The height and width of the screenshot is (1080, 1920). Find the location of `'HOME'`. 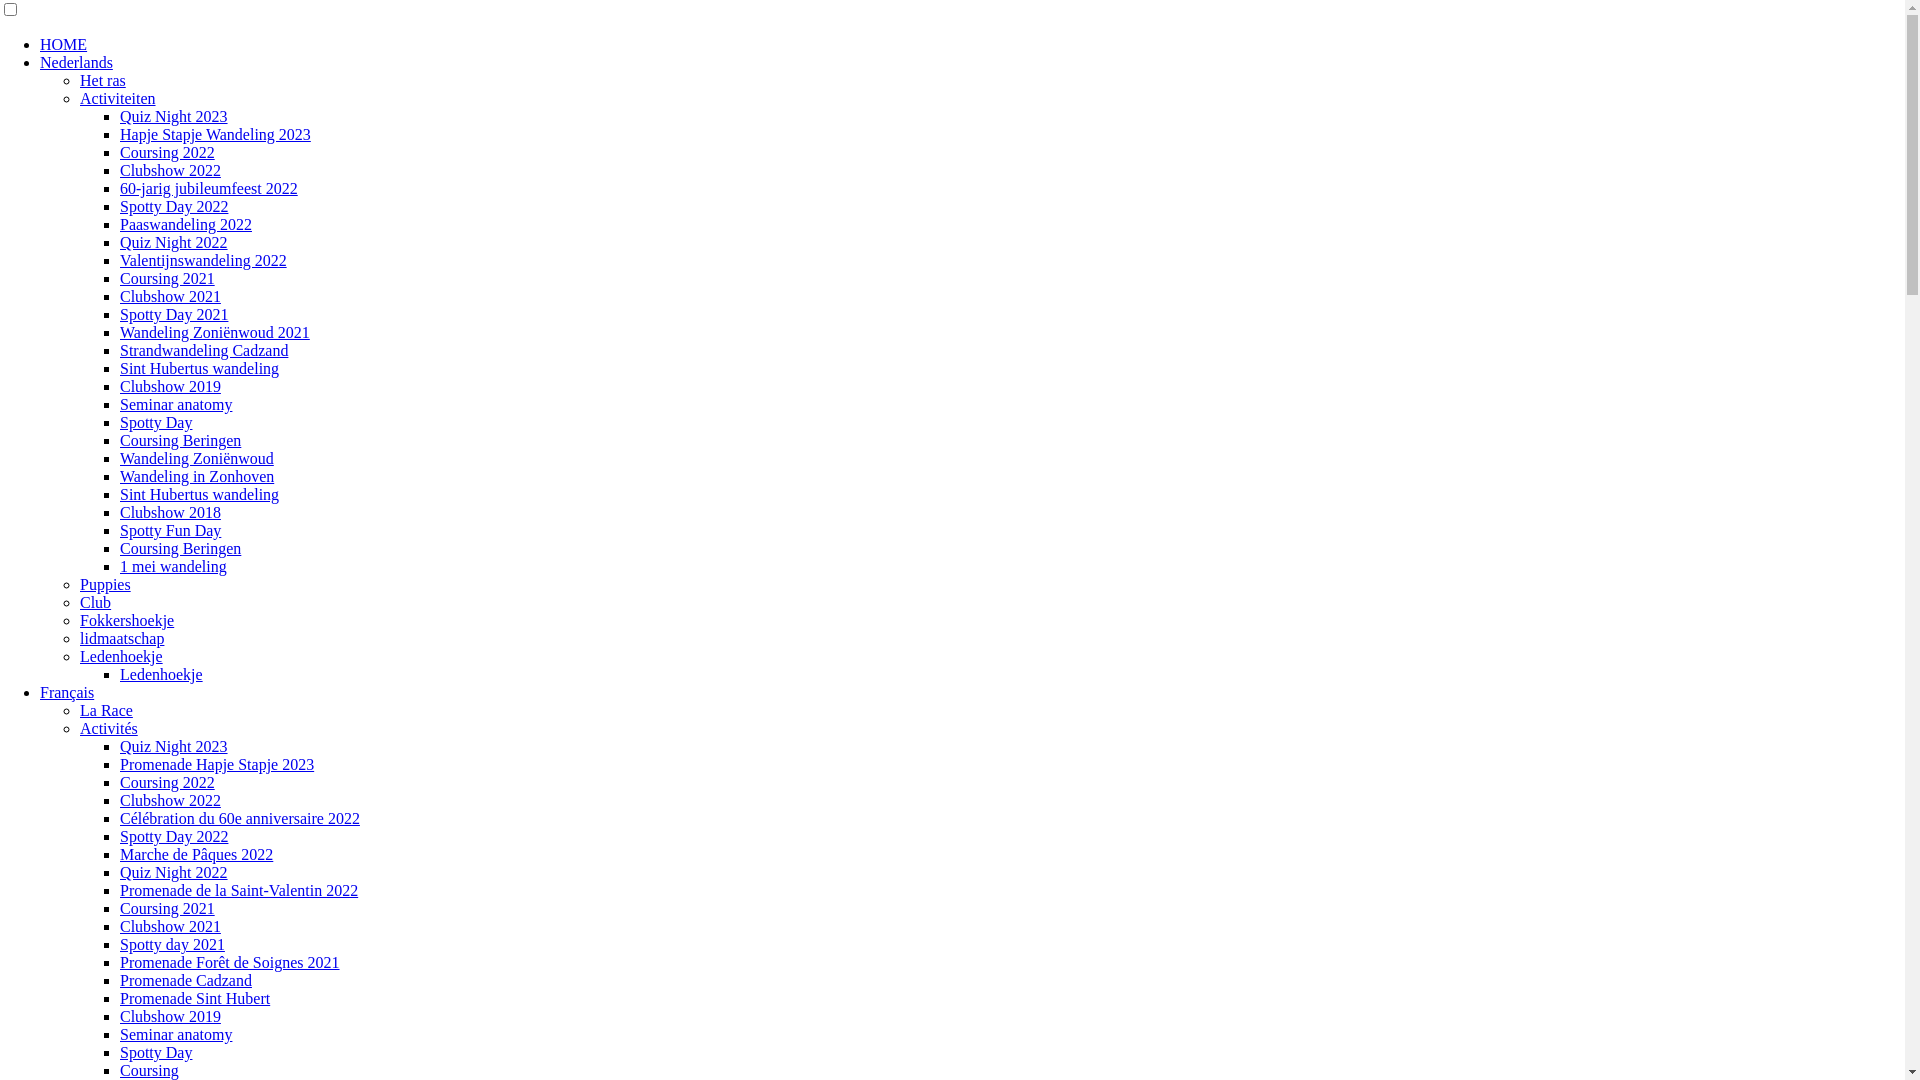

'HOME' is located at coordinates (63, 44).